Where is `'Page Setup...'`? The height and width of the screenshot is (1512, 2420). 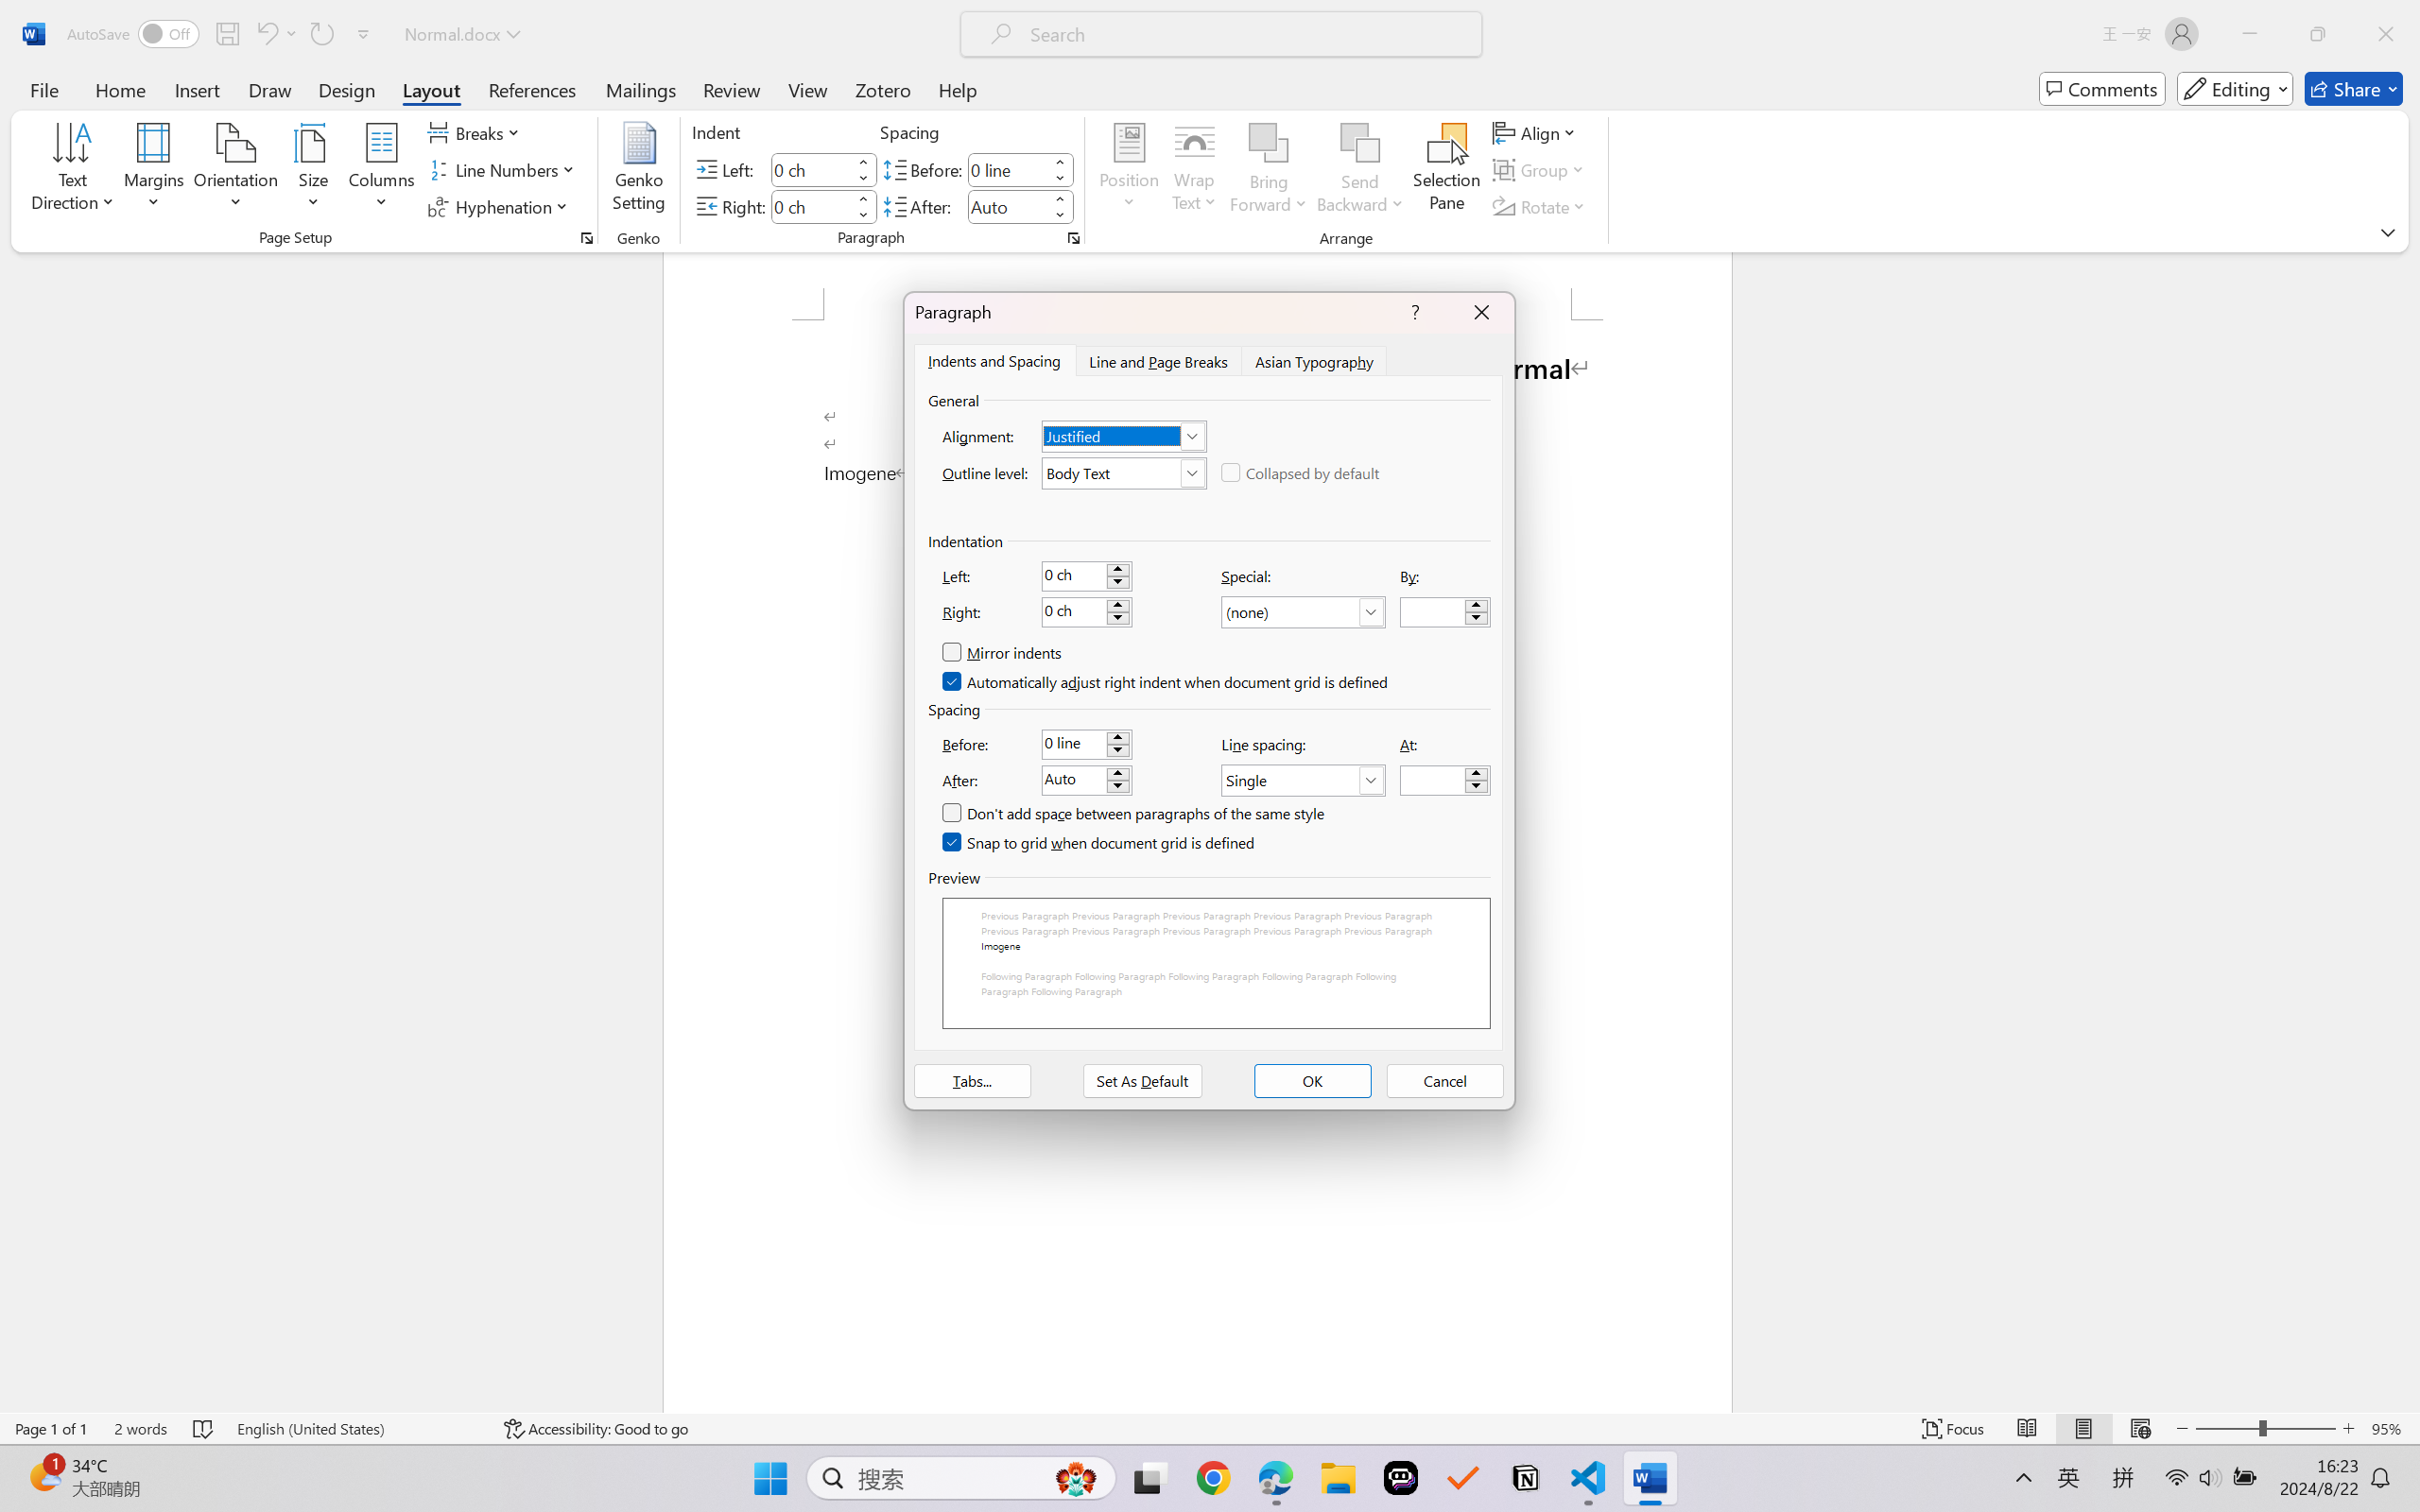 'Page Setup...' is located at coordinates (585, 237).